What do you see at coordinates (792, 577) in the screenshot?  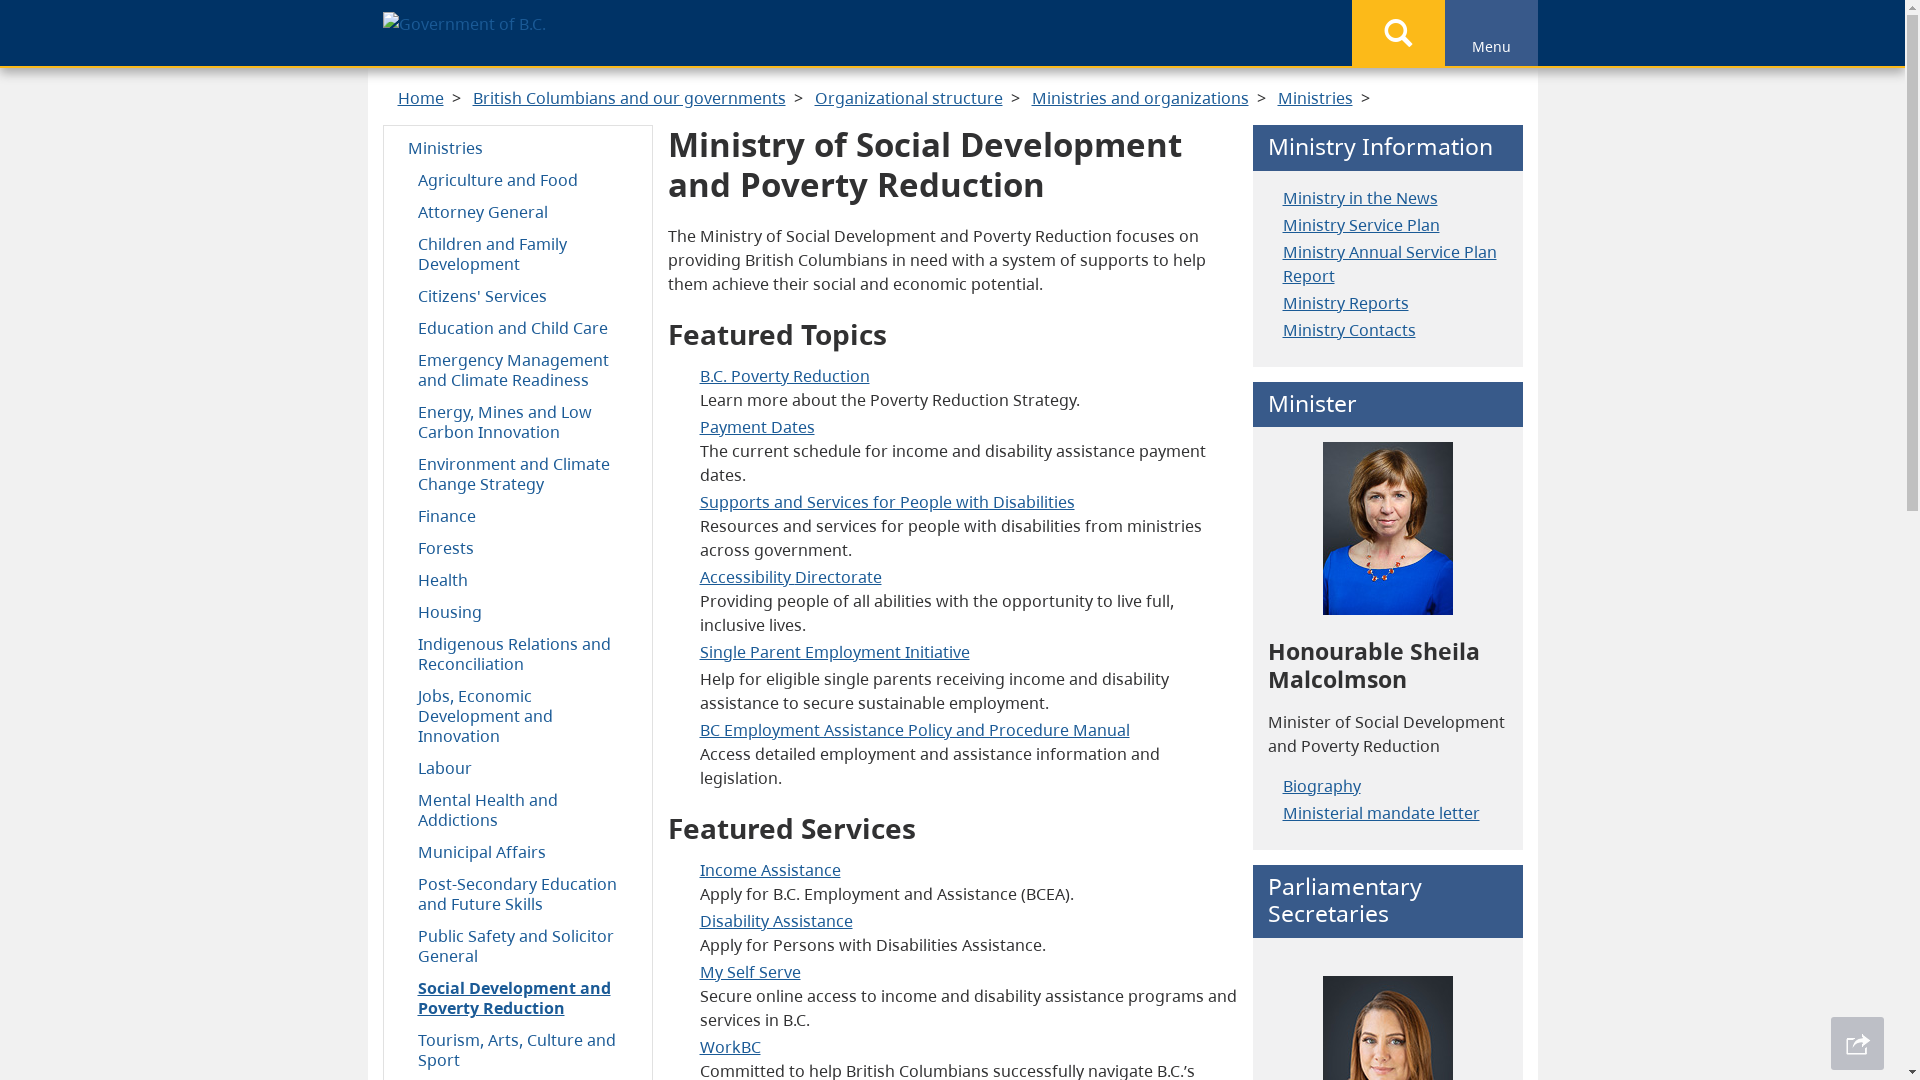 I see `'Directorate'` at bounding box center [792, 577].